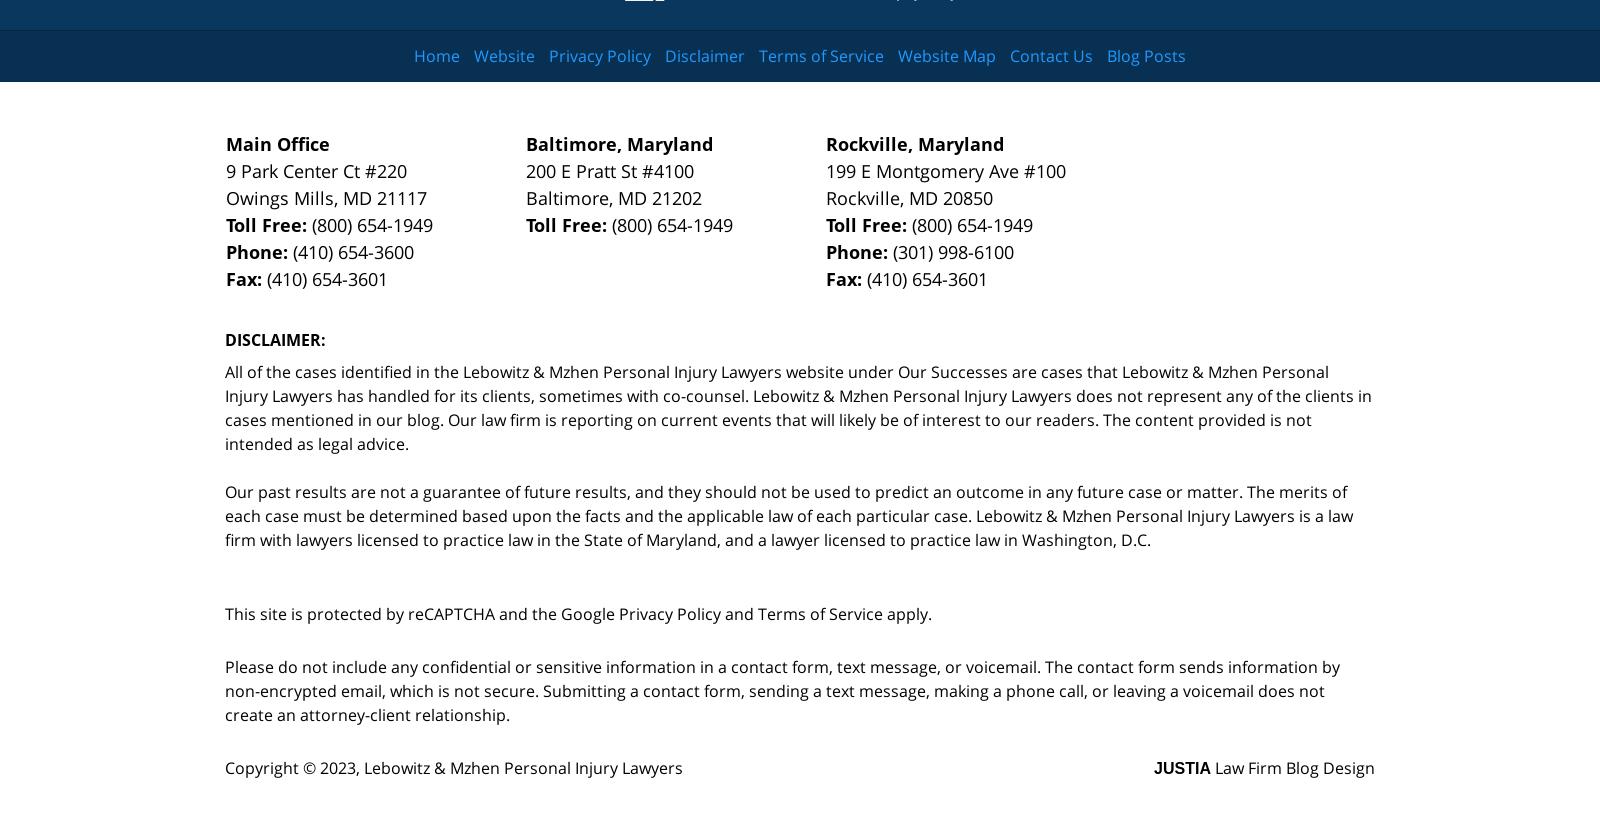  Describe the element at coordinates (819, 612) in the screenshot. I see `'Terms of Service'` at that location.